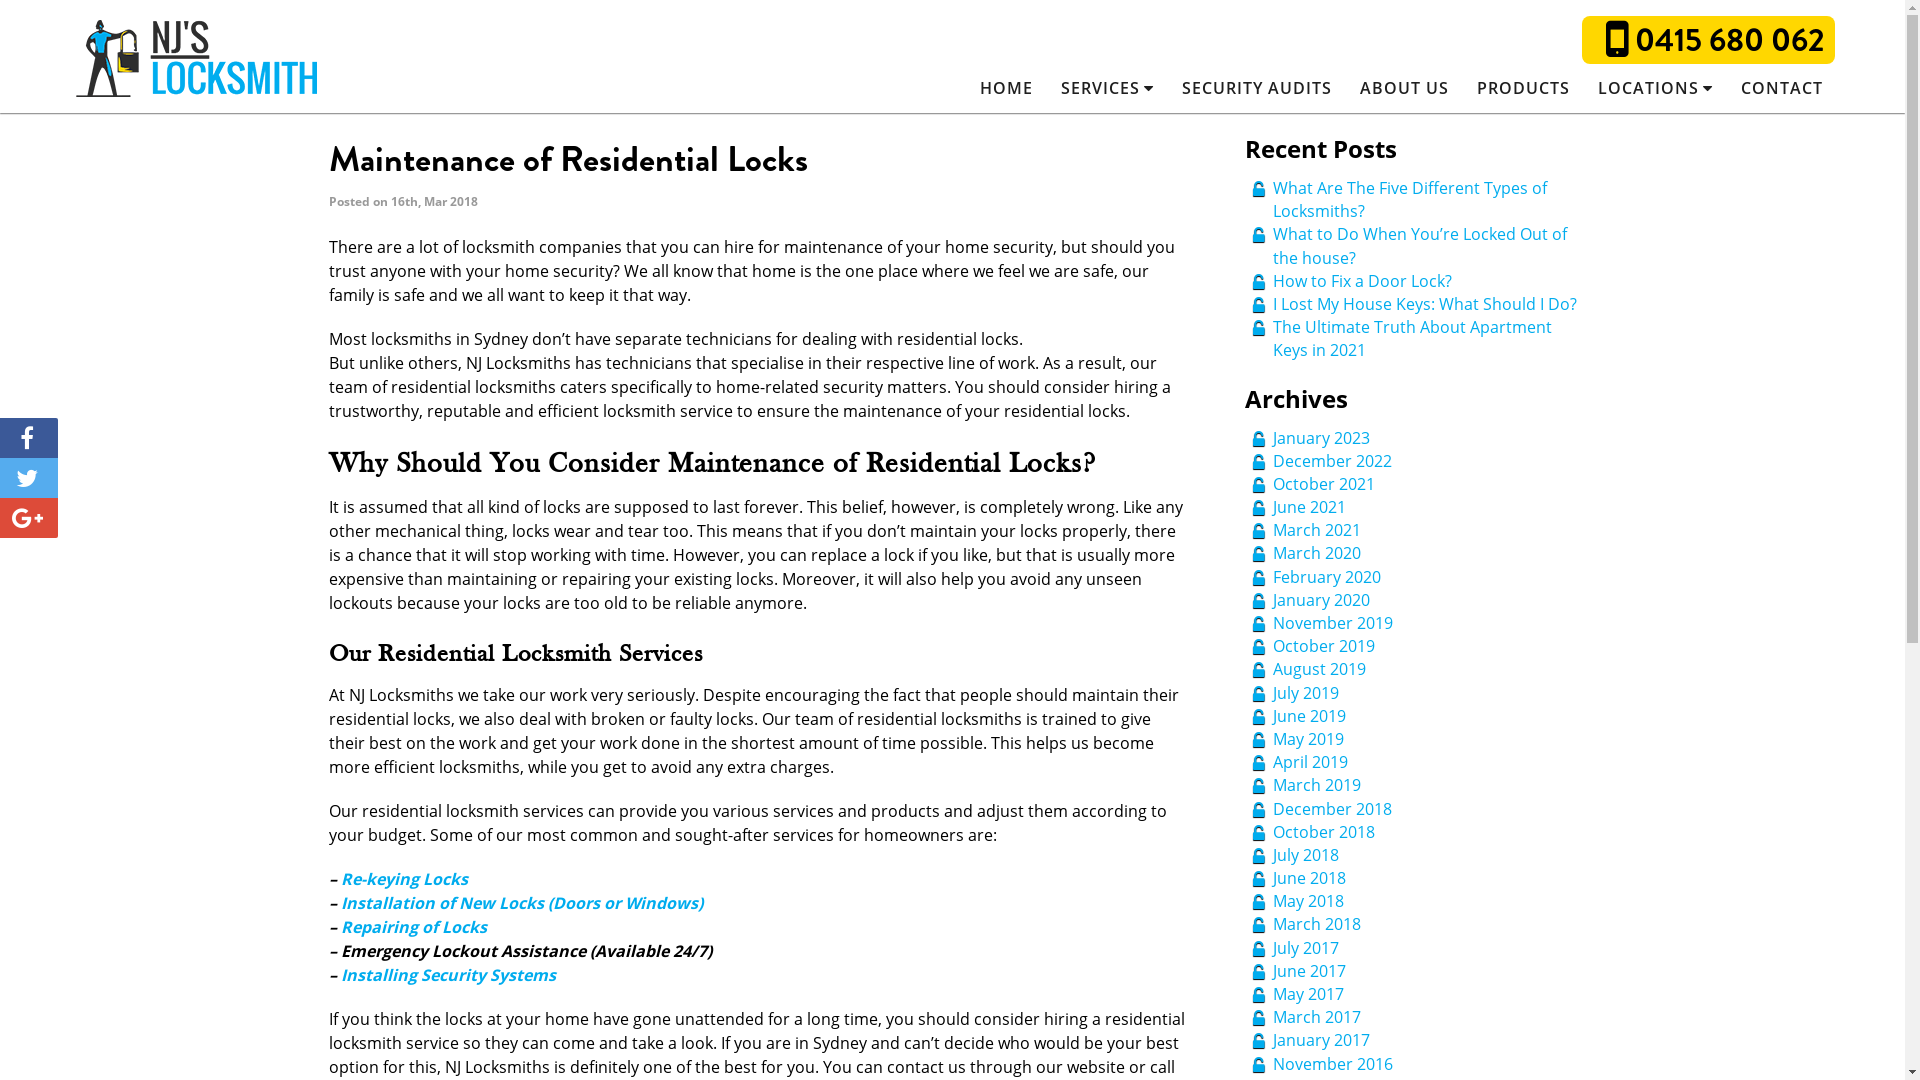  Describe the element at coordinates (1308, 505) in the screenshot. I see `'June 2021'` at that location.